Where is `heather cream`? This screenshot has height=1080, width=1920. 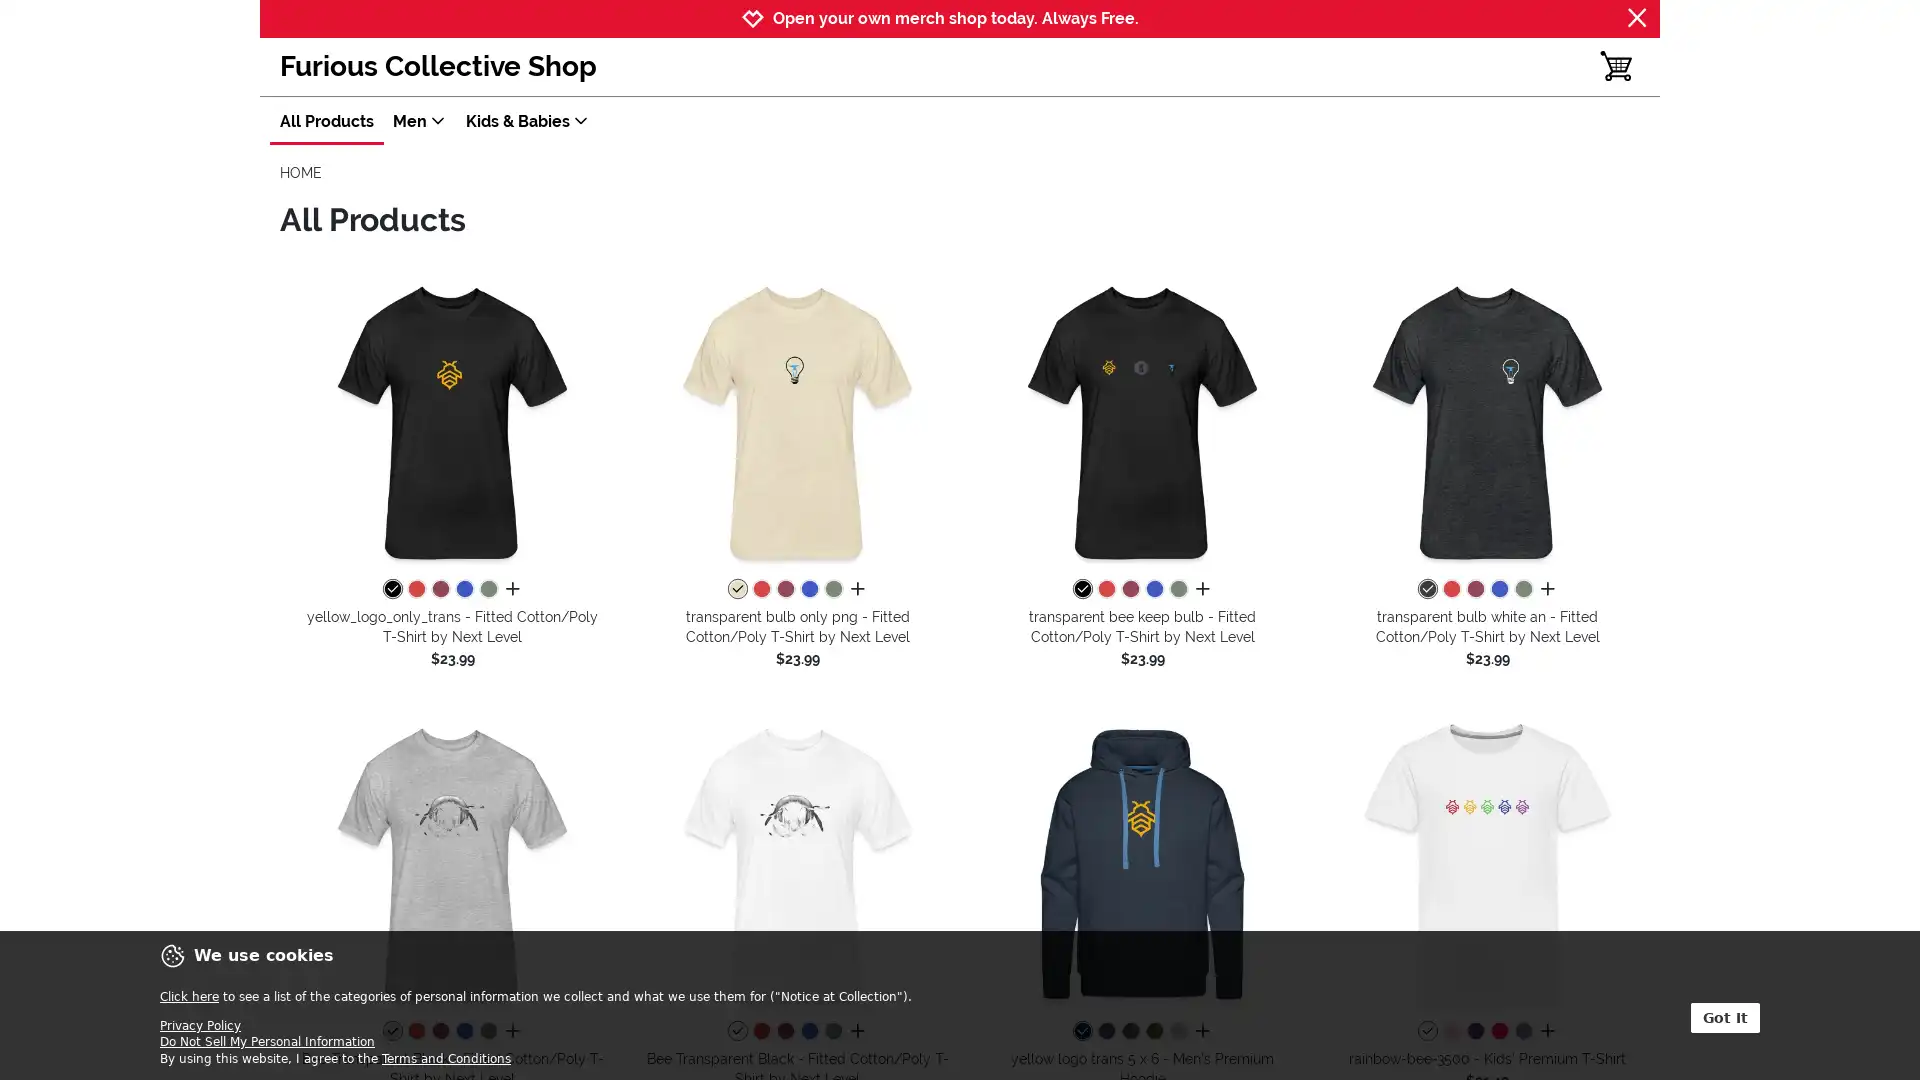 heather cream is located at coordinates (736, 589).